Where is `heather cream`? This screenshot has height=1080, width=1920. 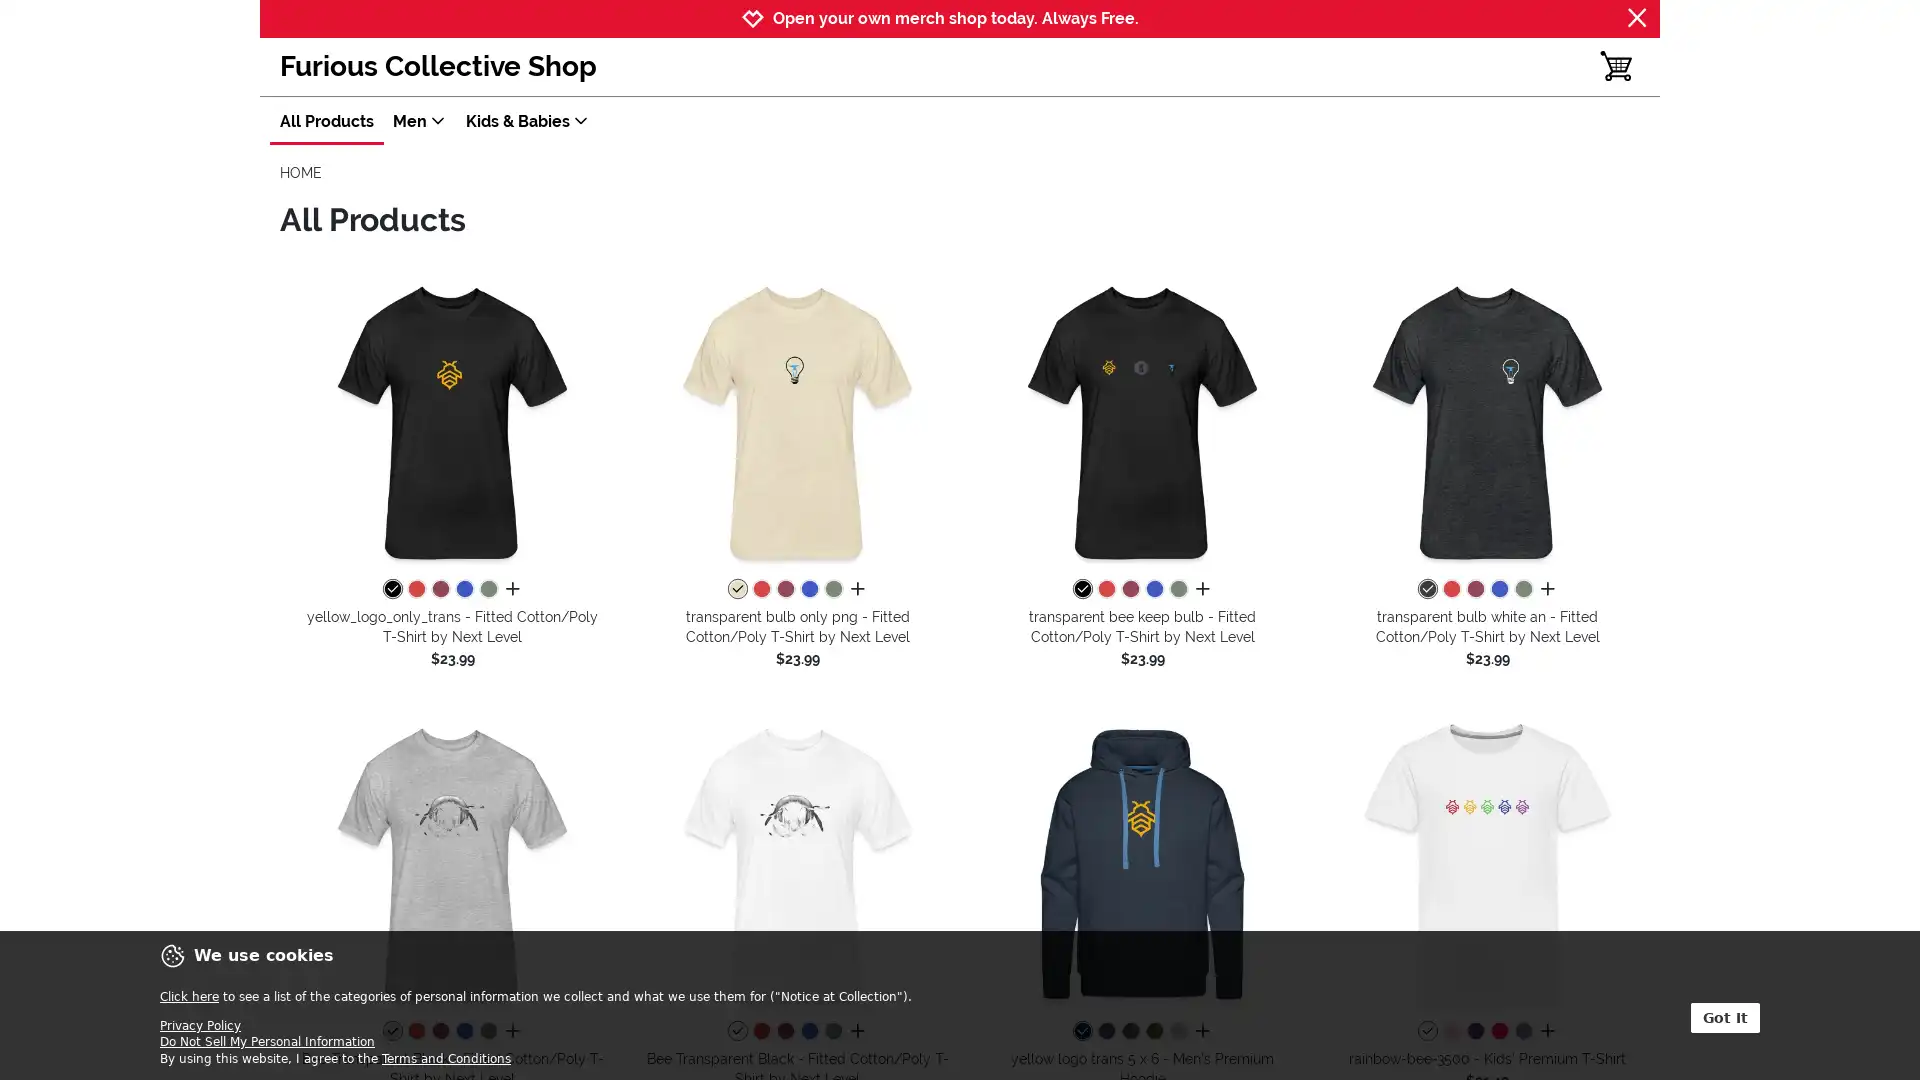 heather cream is located at coordinates (736, 589).